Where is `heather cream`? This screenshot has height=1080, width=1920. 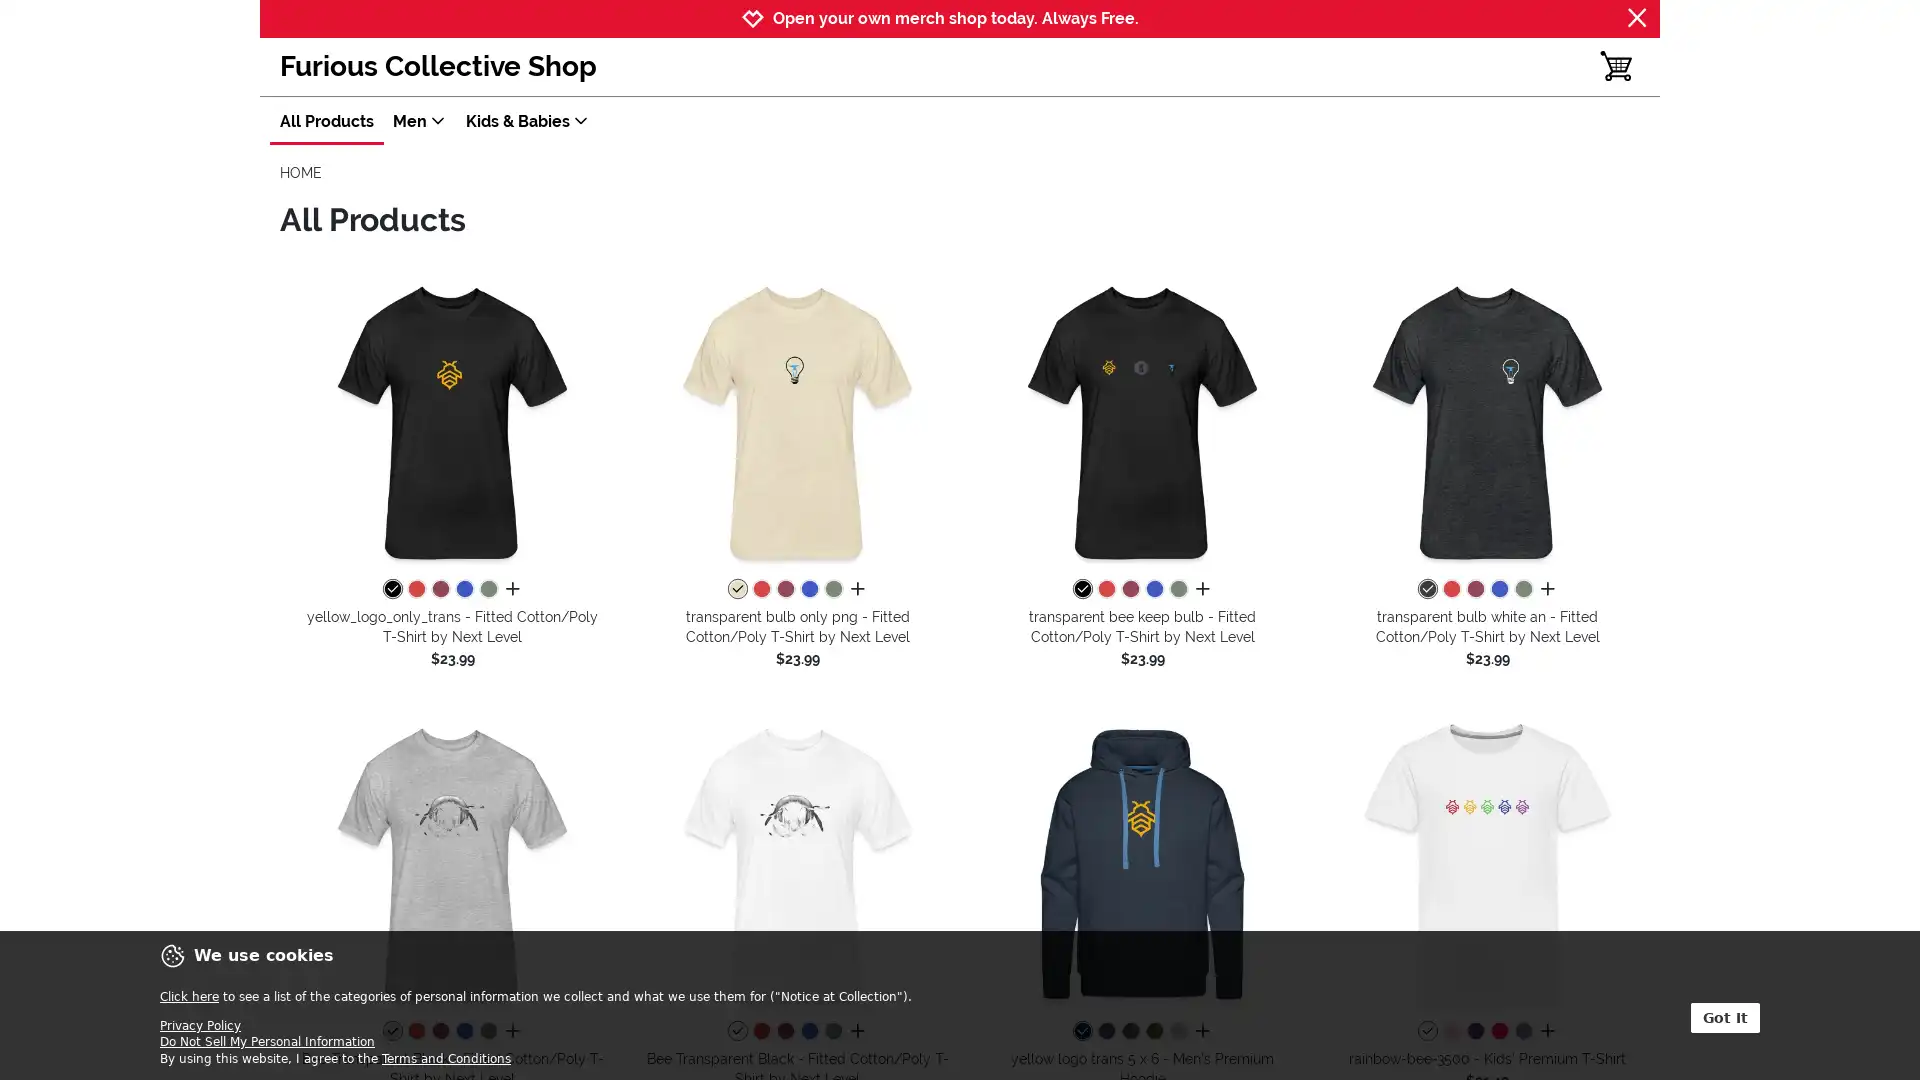 heather cream is located at coordinates (736, 589).